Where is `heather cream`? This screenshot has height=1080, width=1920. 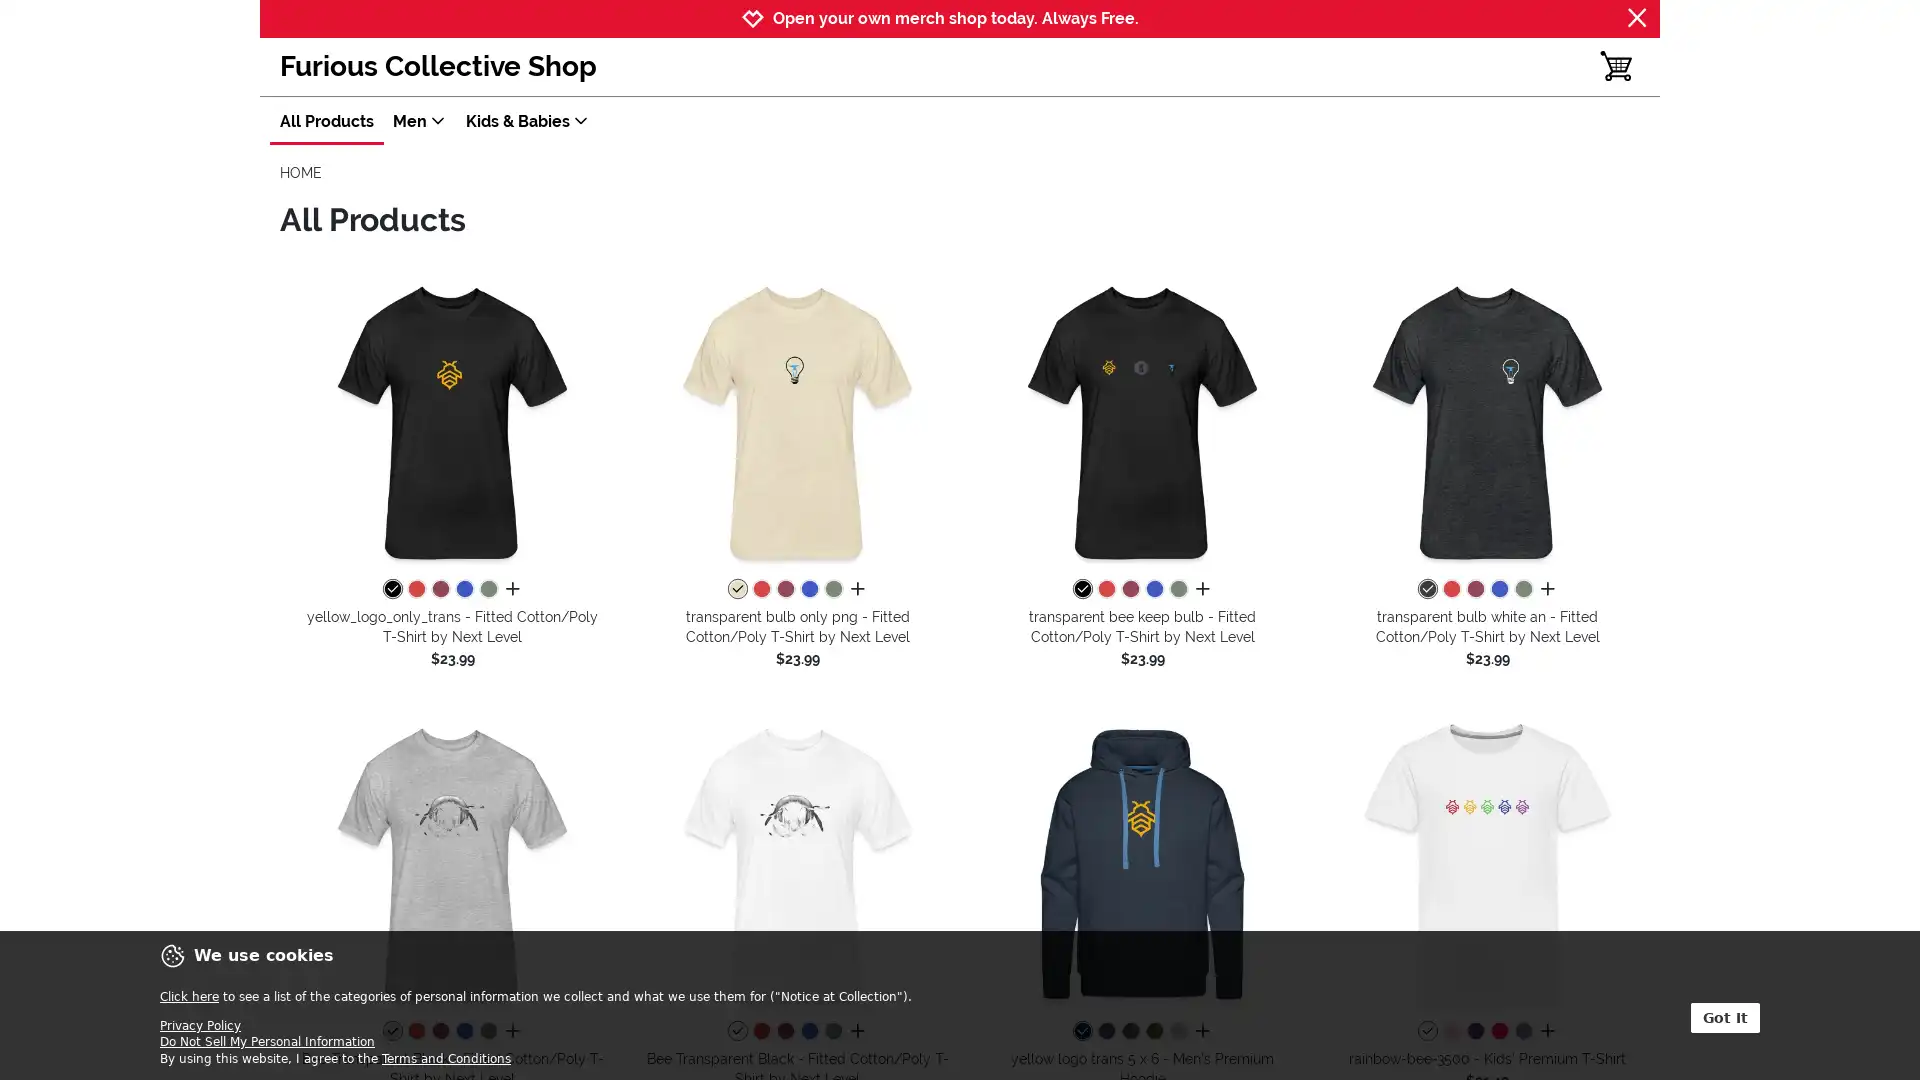 heather cream is located at coordinates (736, 589).